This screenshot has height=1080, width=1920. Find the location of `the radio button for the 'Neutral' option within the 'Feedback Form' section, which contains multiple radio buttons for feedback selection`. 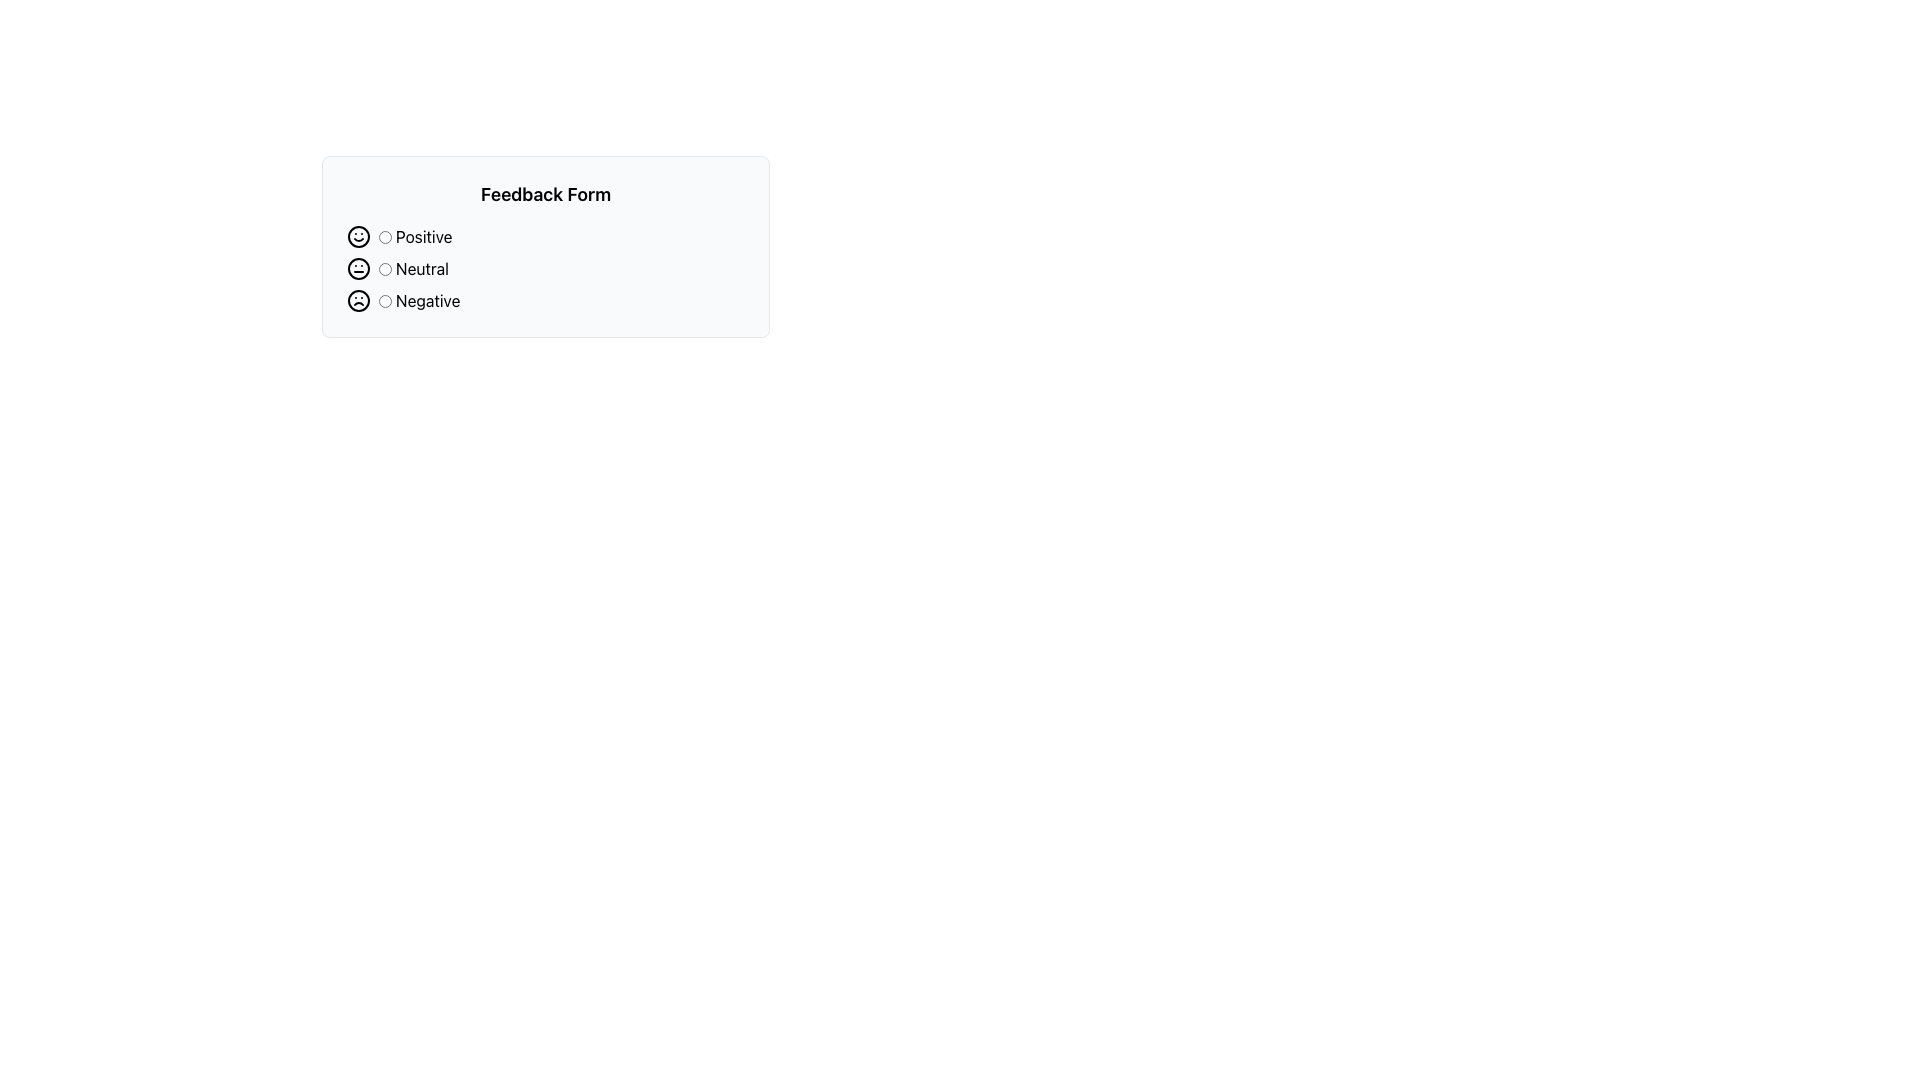

the radio button for the 'Neutral' option within the 'Feedback Form' section, which contains multiple radio buttons for feedback selection is located at coordinates (546, 245).